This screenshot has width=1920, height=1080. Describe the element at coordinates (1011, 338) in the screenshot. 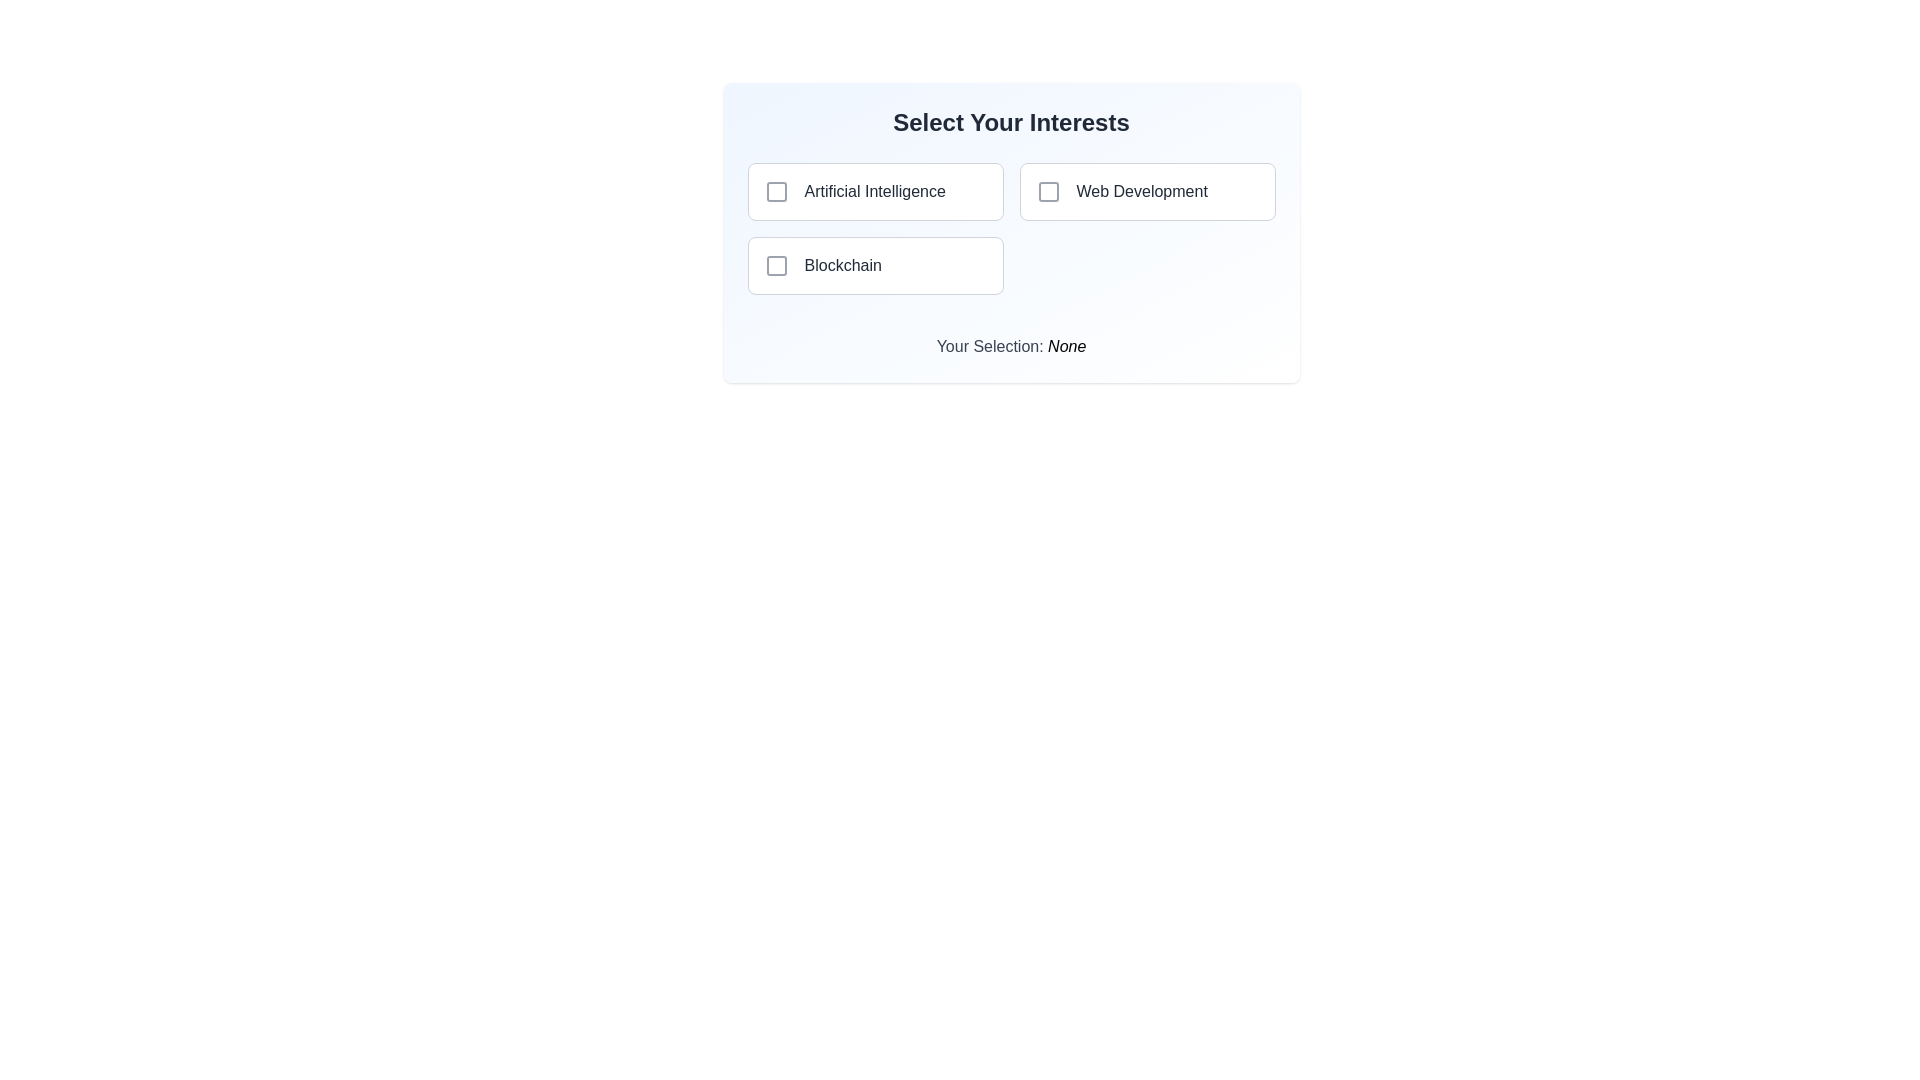

I see `the text label that displays the user's current selection within the 'Select Your Interests' card component` at that location.